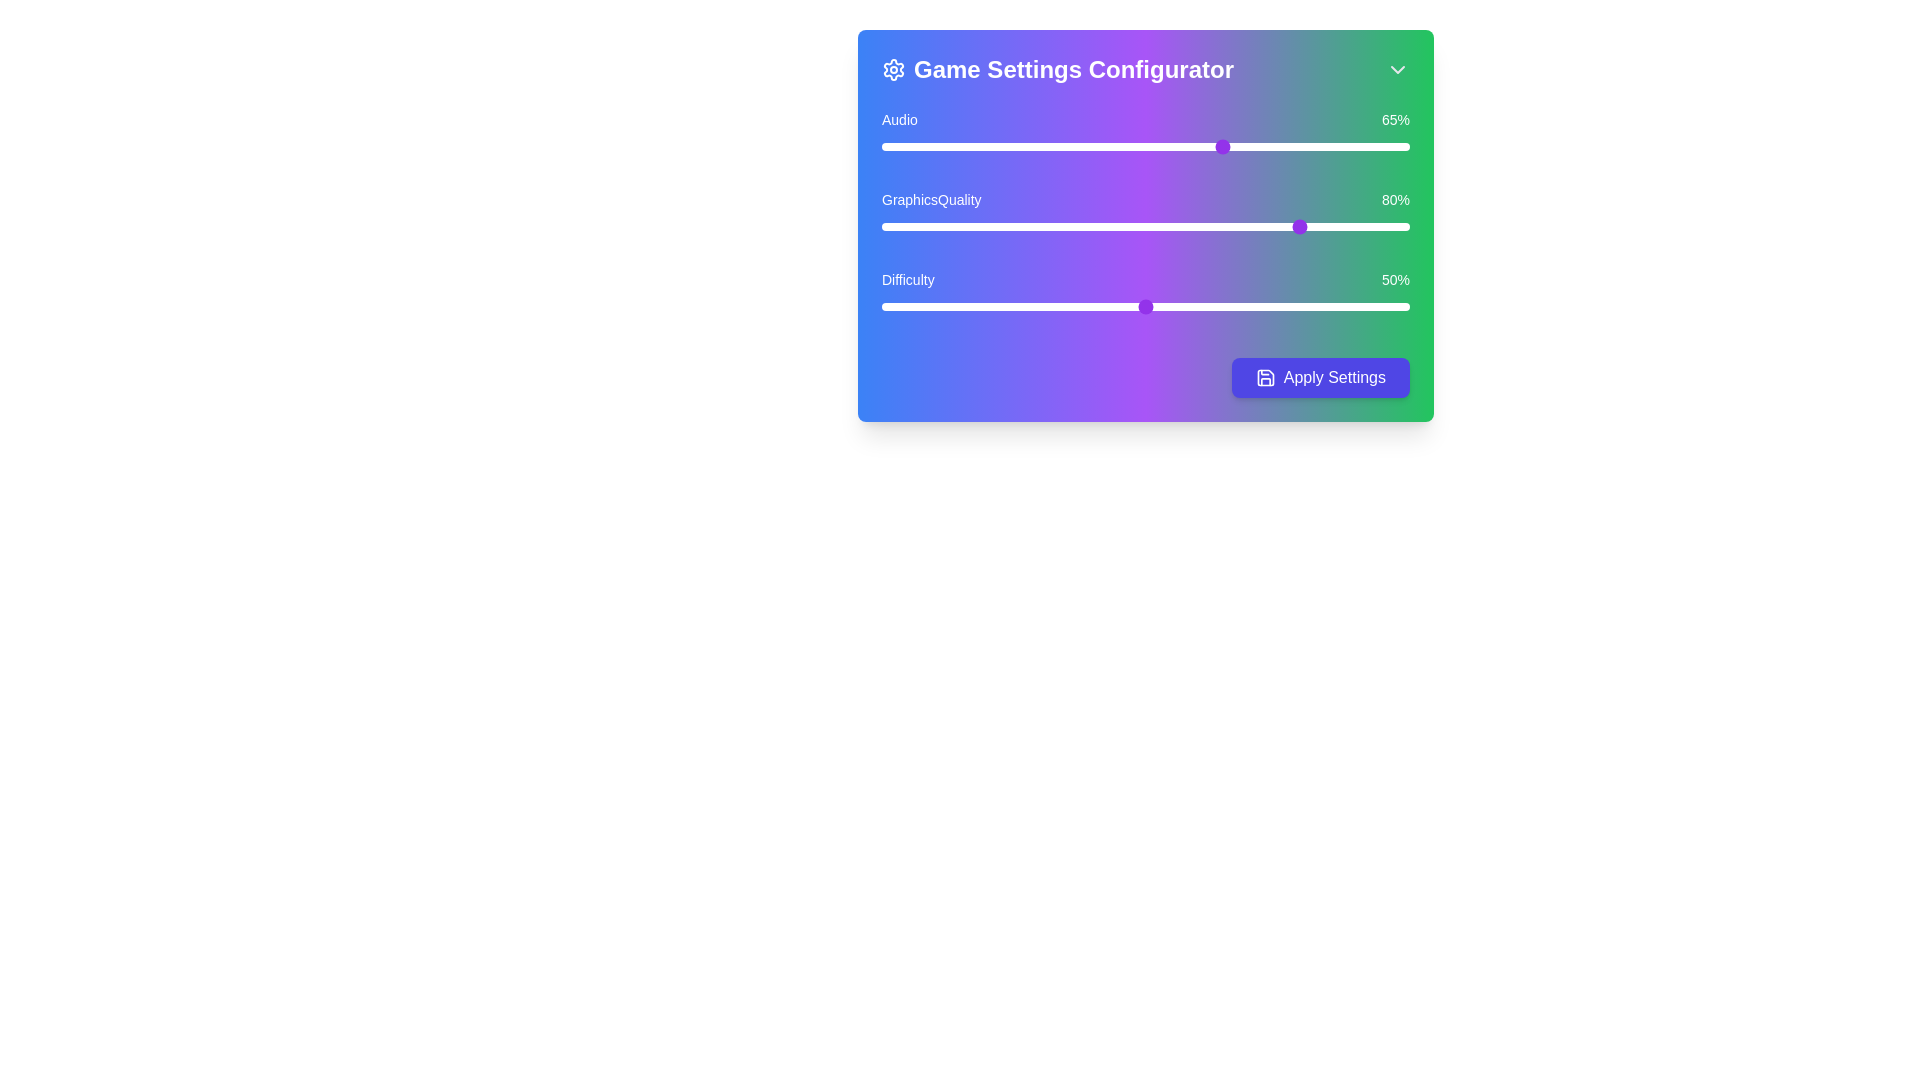 The width and height of the screenshot is (1920, 1080). Describe the element at coordinates (891, 307) in the screenshot. I see `the difficulty slider` at that location.